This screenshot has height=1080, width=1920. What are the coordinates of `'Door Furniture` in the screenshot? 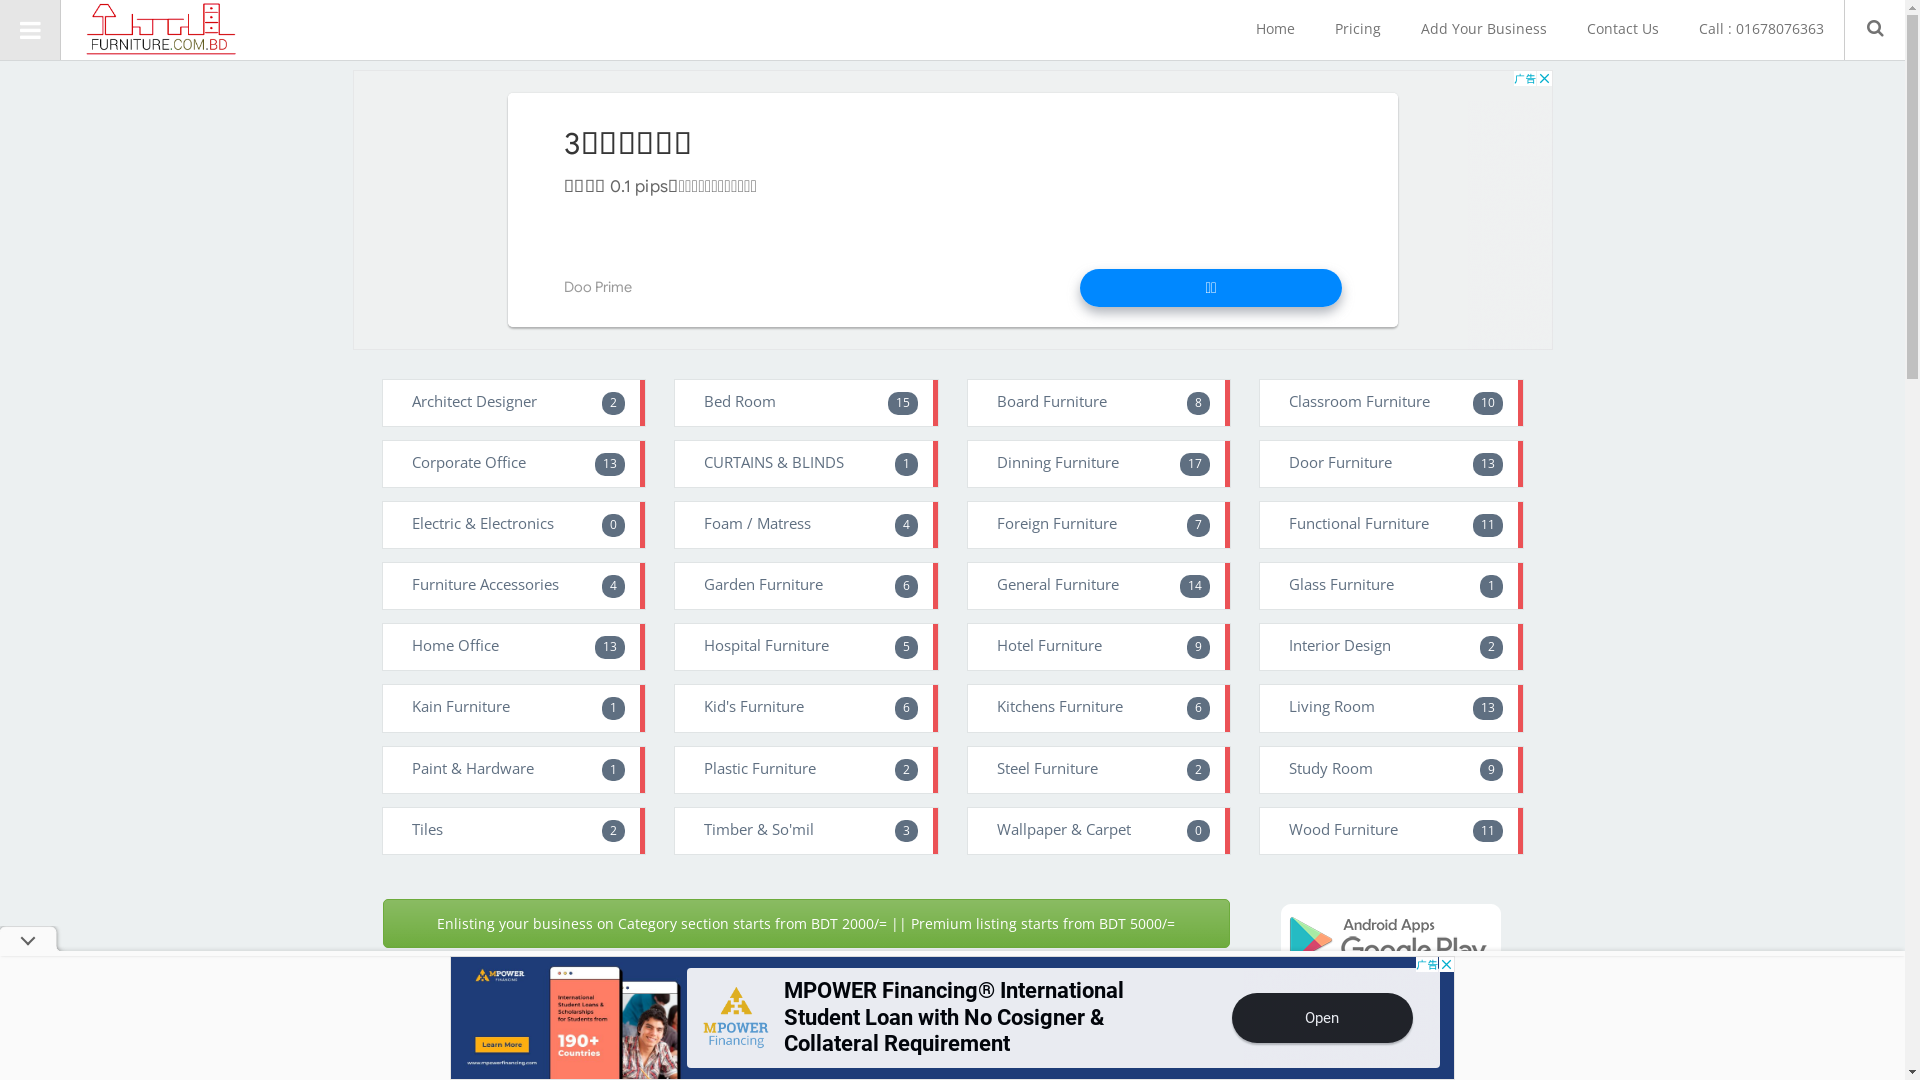 It's located at (1390, 463).